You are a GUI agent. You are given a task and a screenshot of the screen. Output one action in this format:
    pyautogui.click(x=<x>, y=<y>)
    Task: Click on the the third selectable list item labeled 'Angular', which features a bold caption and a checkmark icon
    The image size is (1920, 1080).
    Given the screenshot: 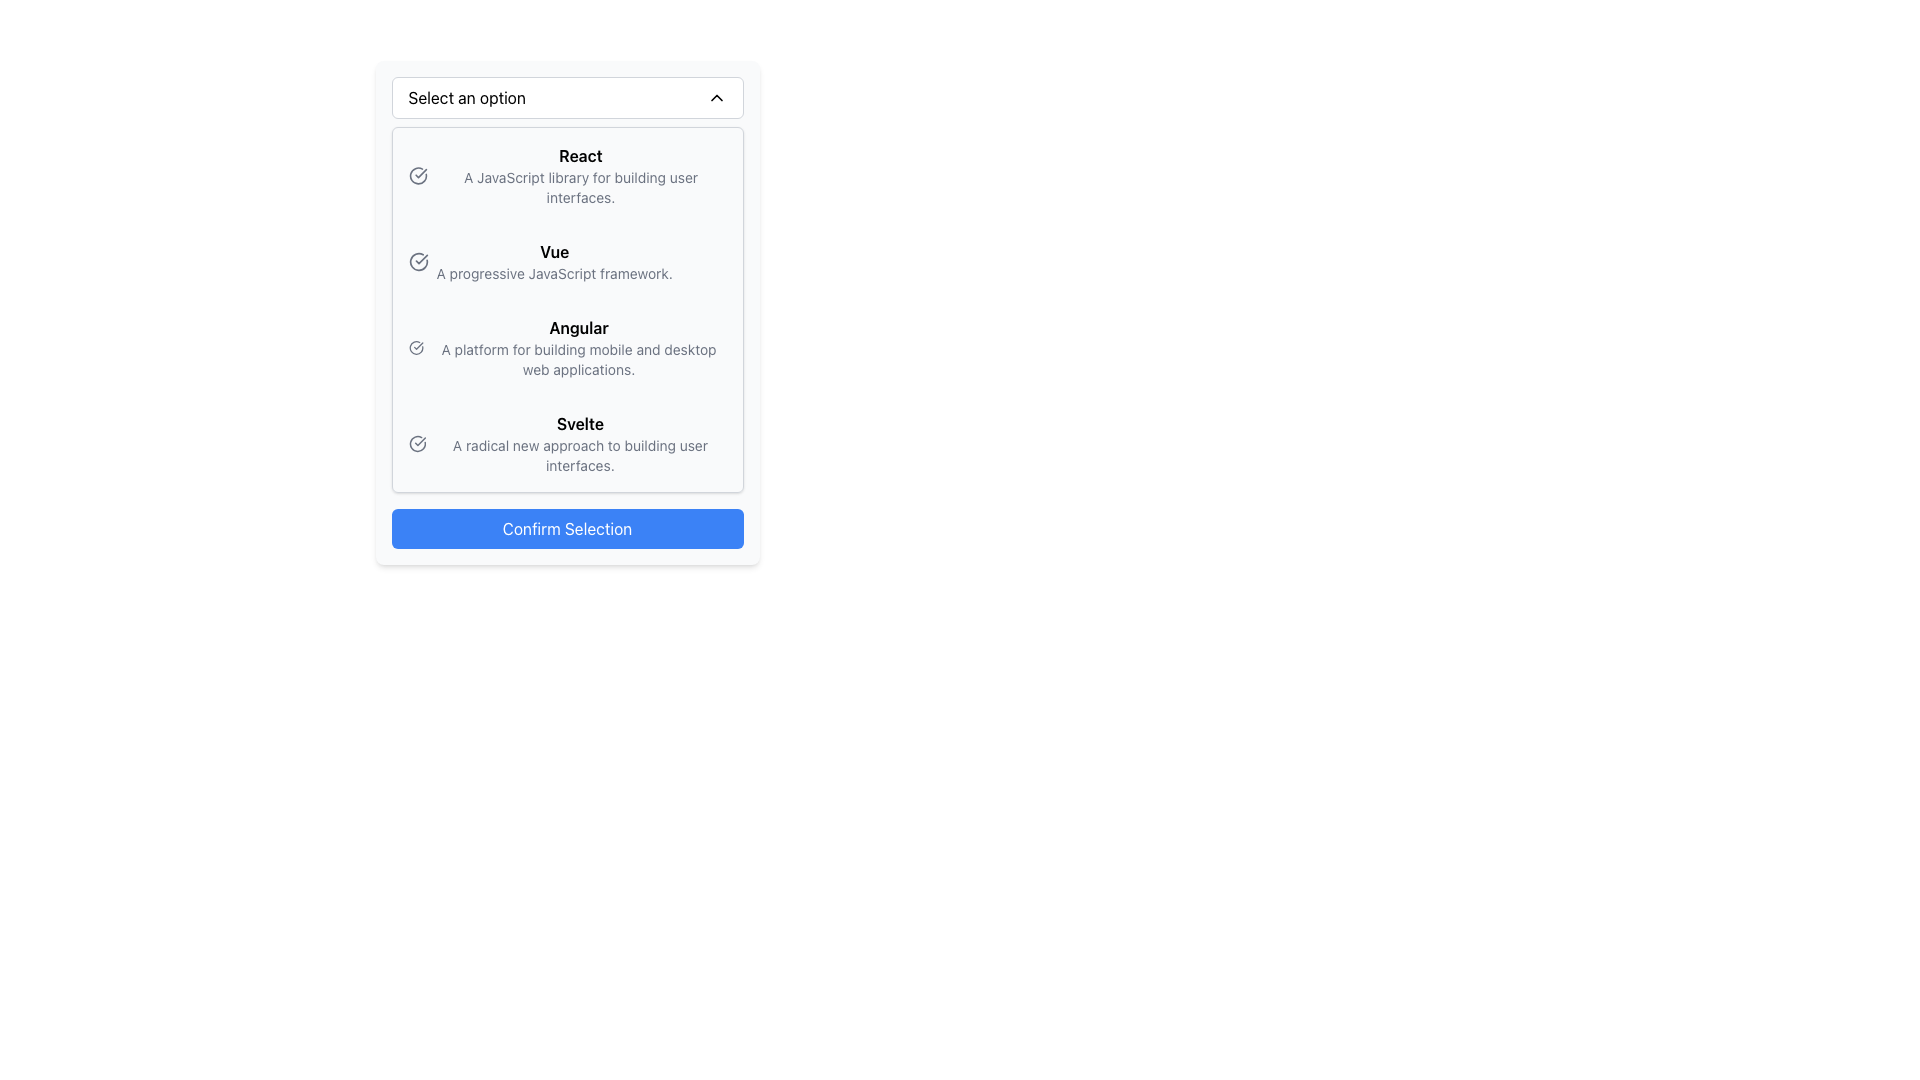 What is the action you would take?
    pyautogui.click(x=566, y=346)
    